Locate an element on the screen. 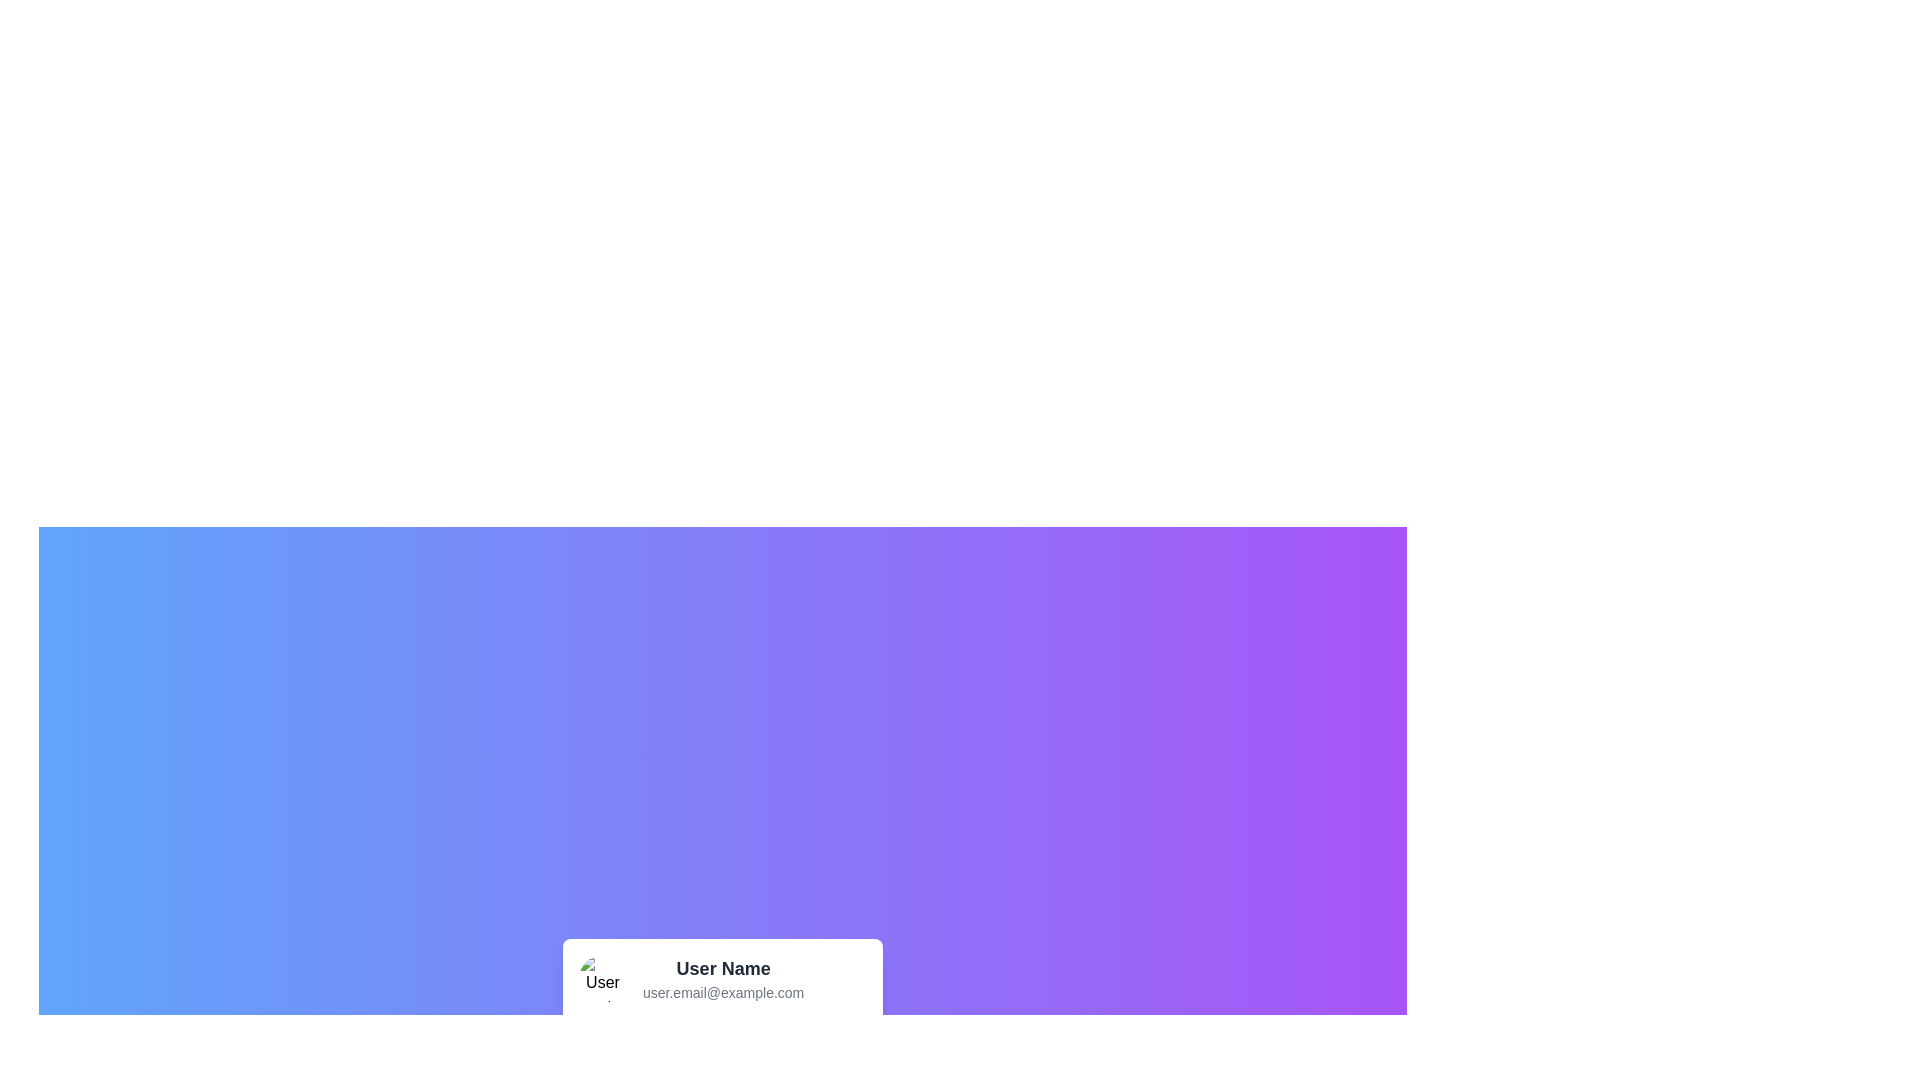 The height and width of the screenshot is (1080, 1920). the email address displayed in the Profile Summary Area to copy it or open an email application is located at coordinates (722, 978).